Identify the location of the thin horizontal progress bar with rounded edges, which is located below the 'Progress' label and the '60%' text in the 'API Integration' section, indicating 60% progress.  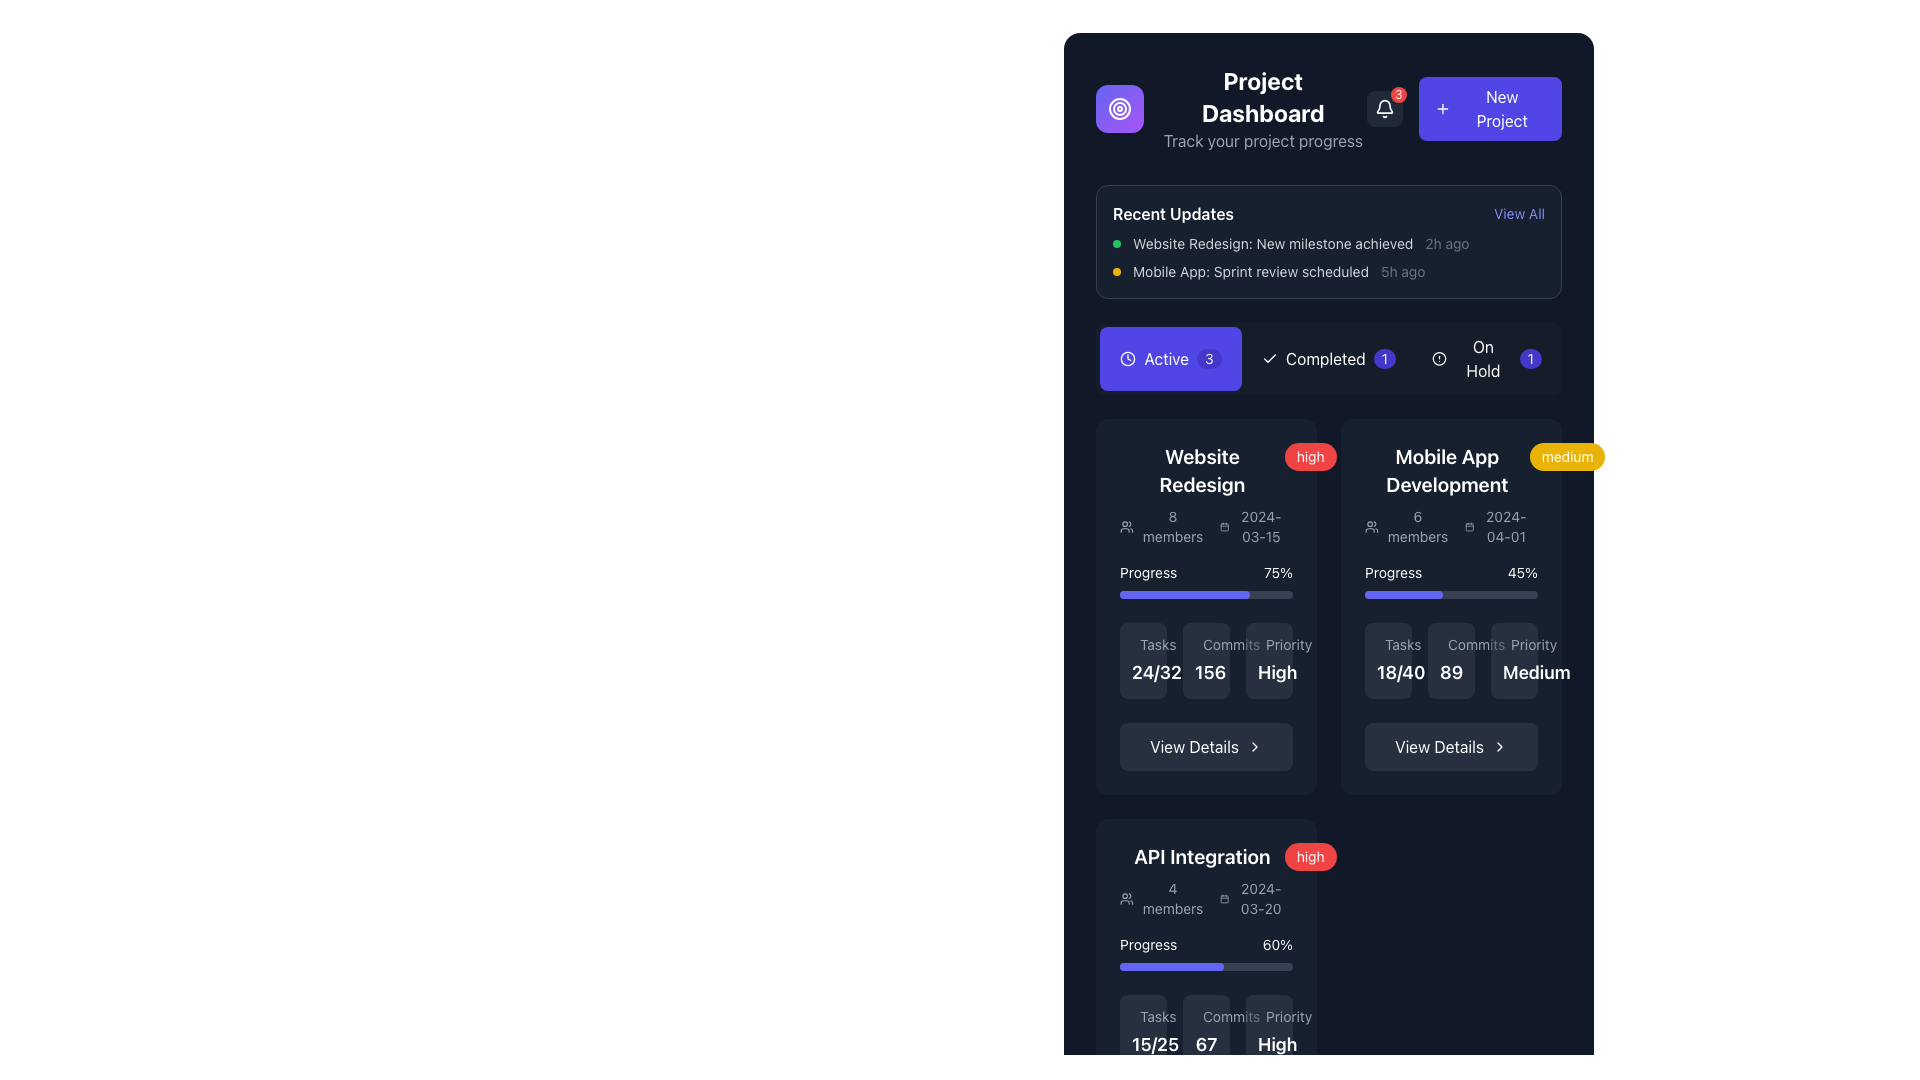
(1205, 966).